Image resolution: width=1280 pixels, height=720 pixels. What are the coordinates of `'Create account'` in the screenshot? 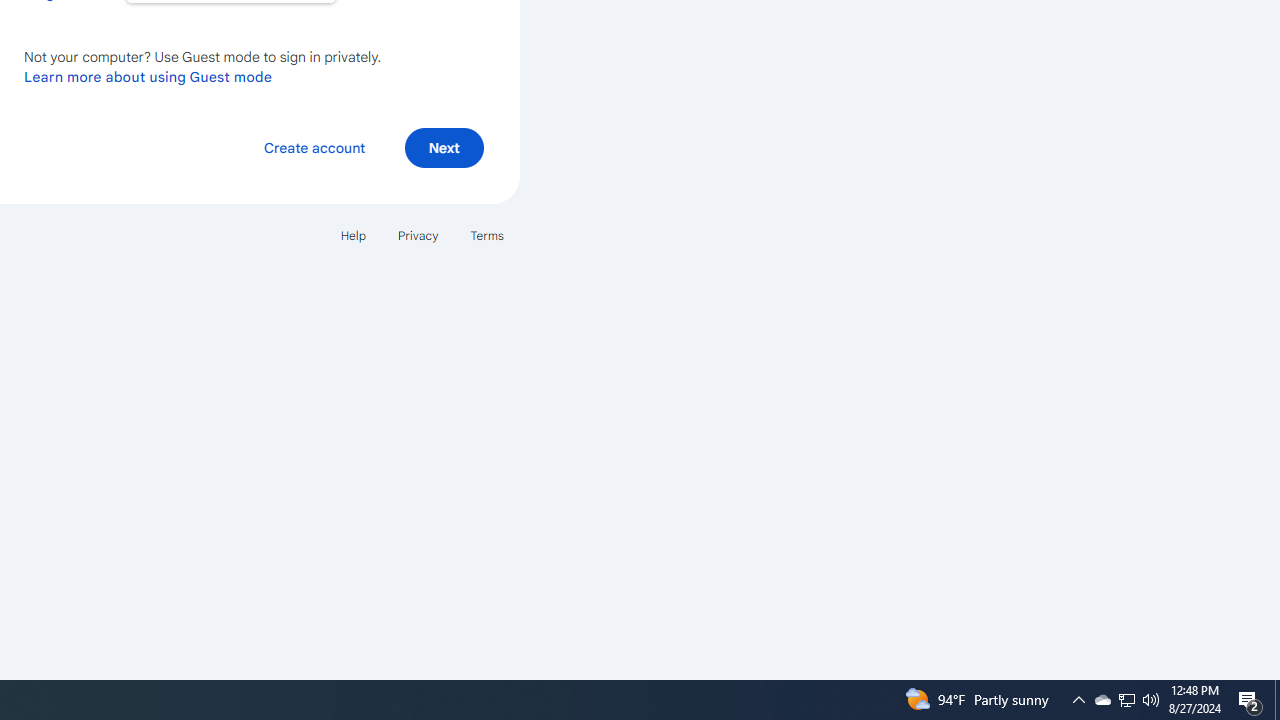 It's located at (313, 146).